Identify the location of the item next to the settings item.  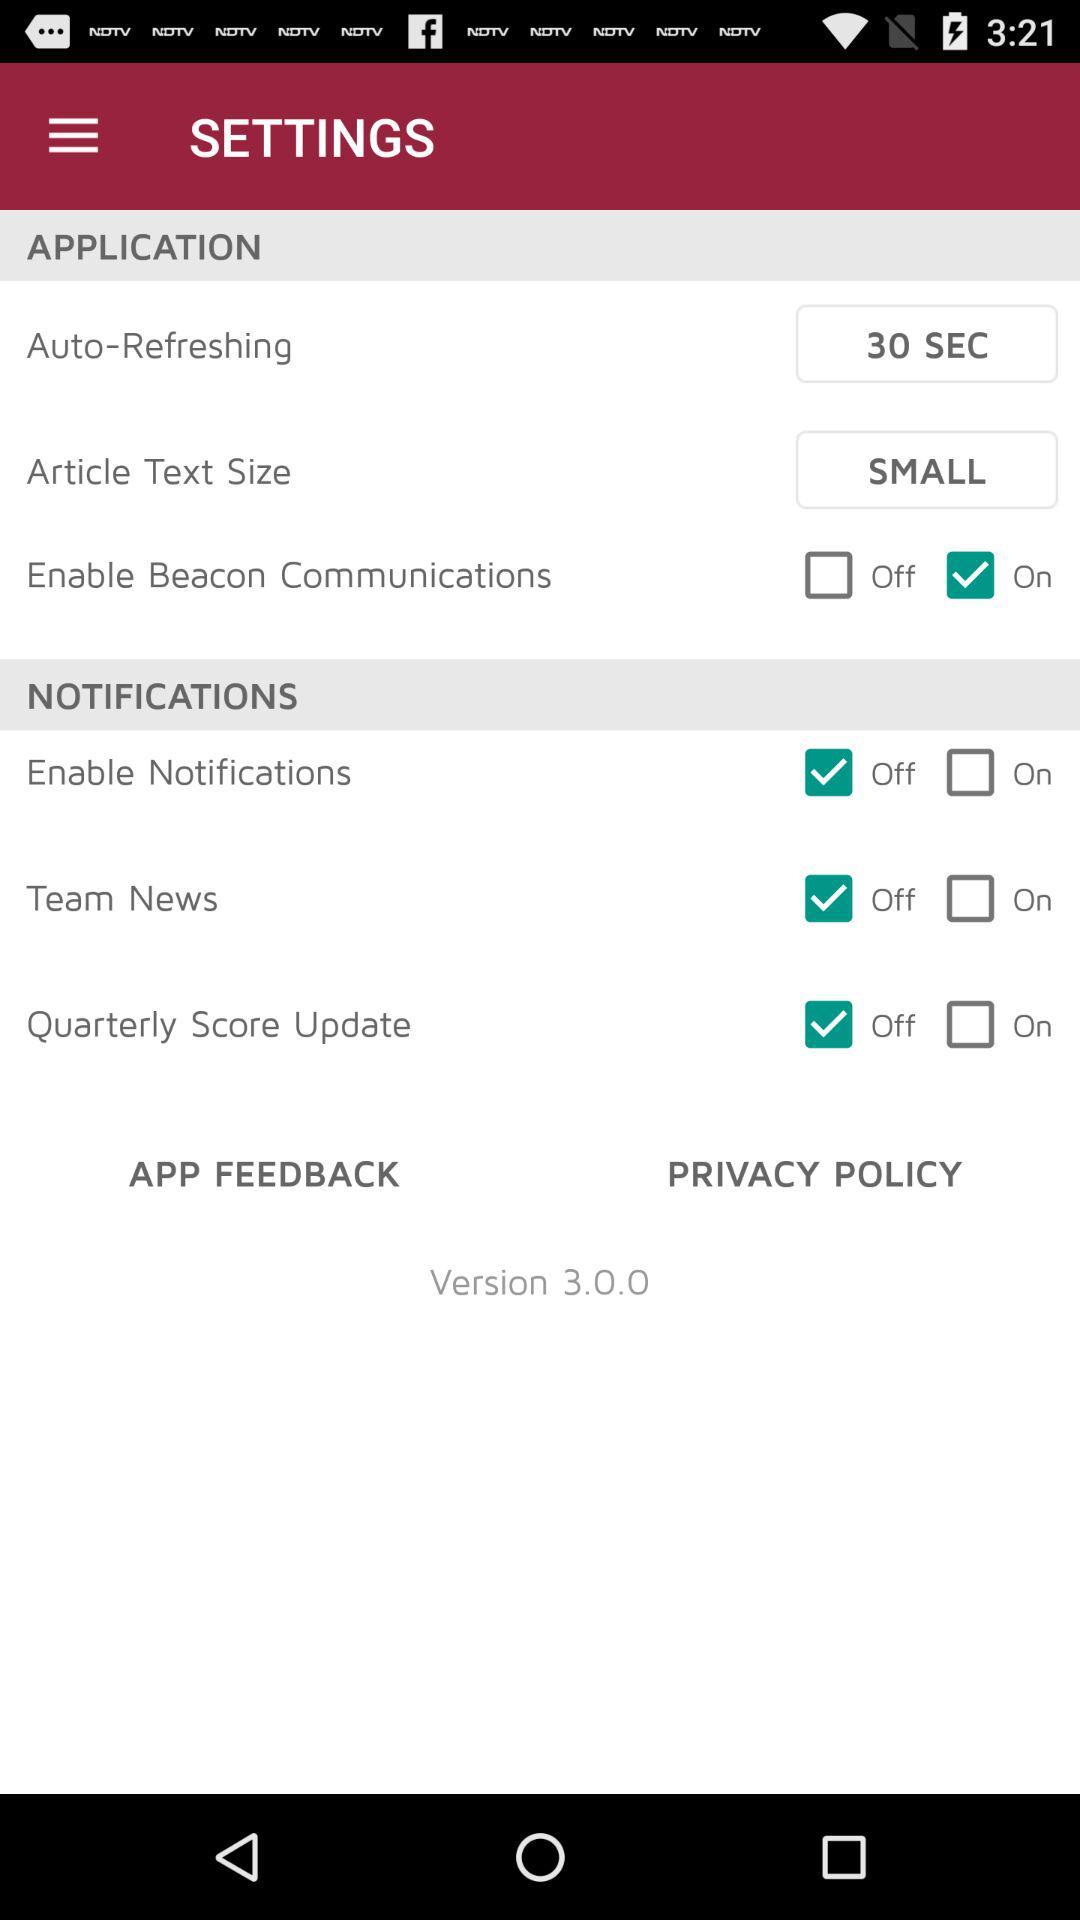
(72, 135).